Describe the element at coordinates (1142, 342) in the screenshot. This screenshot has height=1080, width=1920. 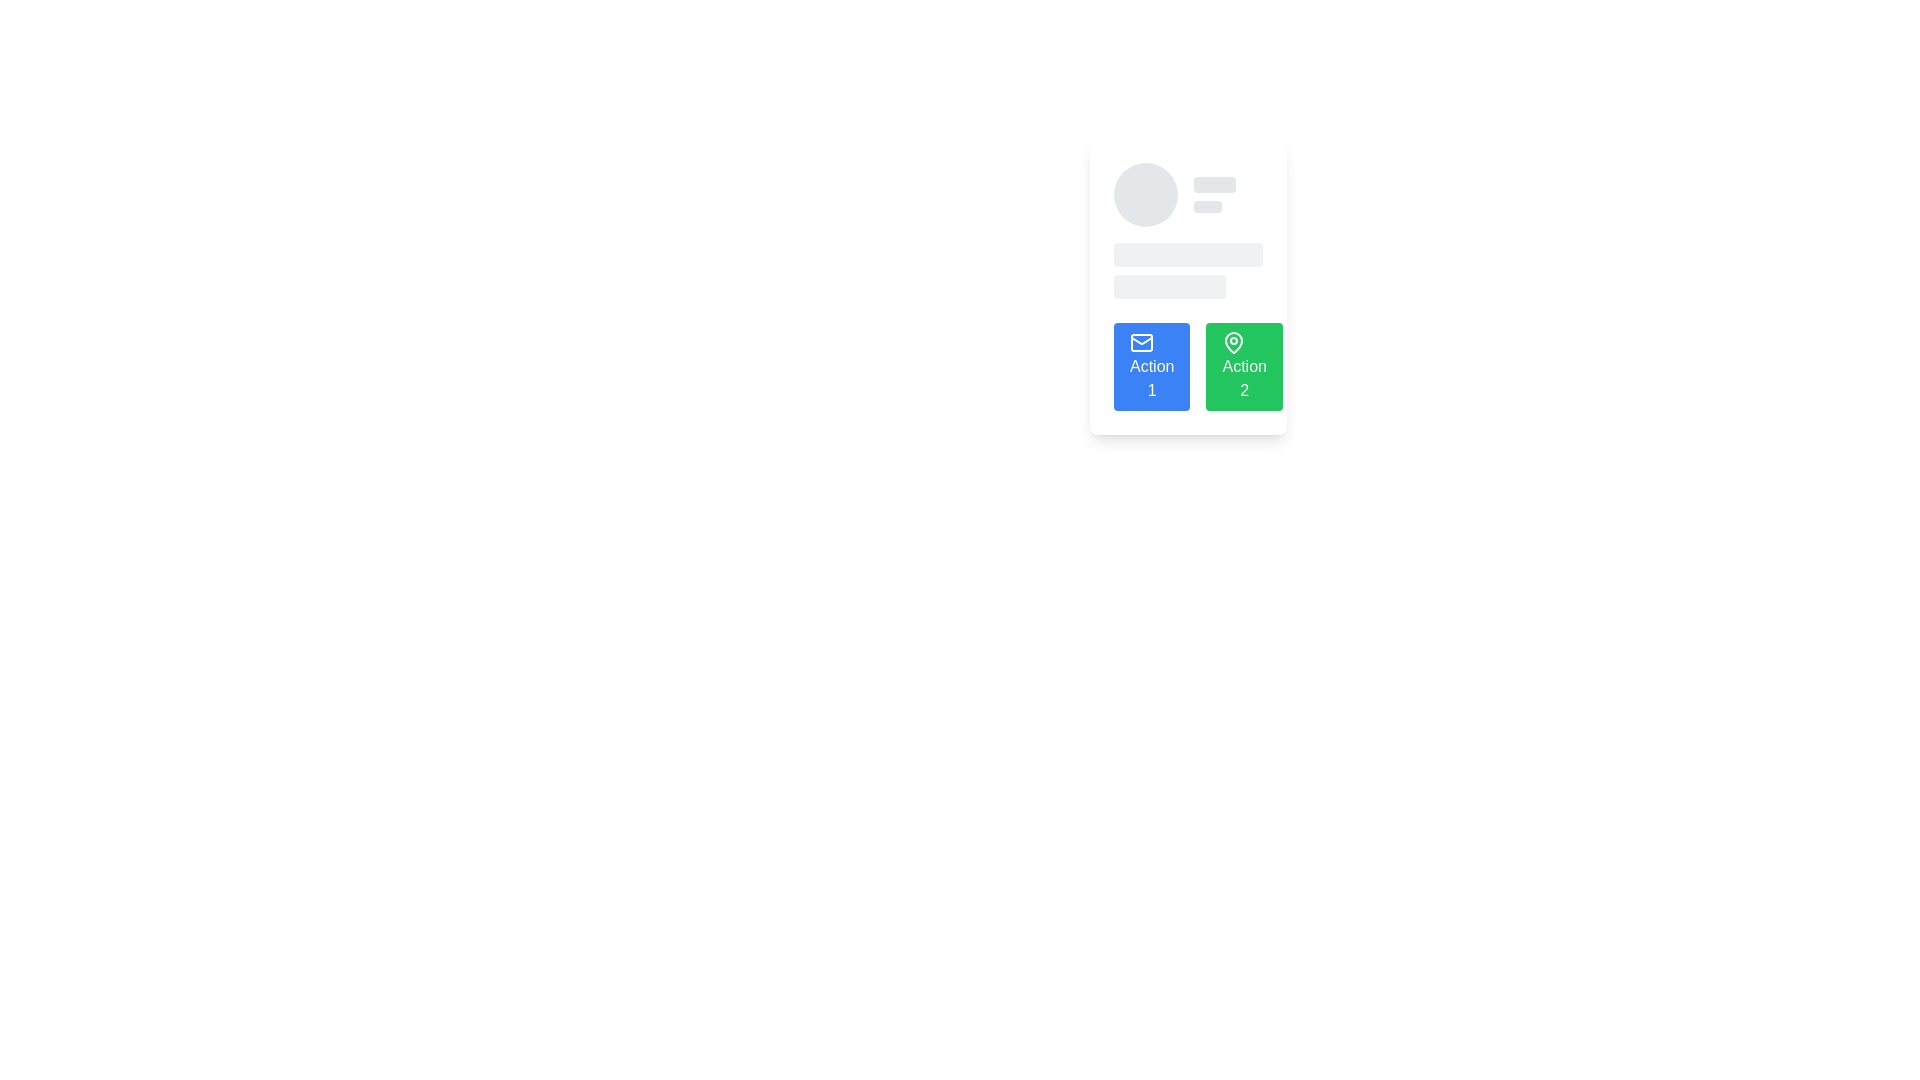
I see `the email indicator icon within the blue rectangular button labeled 'Action 1'` at that location.